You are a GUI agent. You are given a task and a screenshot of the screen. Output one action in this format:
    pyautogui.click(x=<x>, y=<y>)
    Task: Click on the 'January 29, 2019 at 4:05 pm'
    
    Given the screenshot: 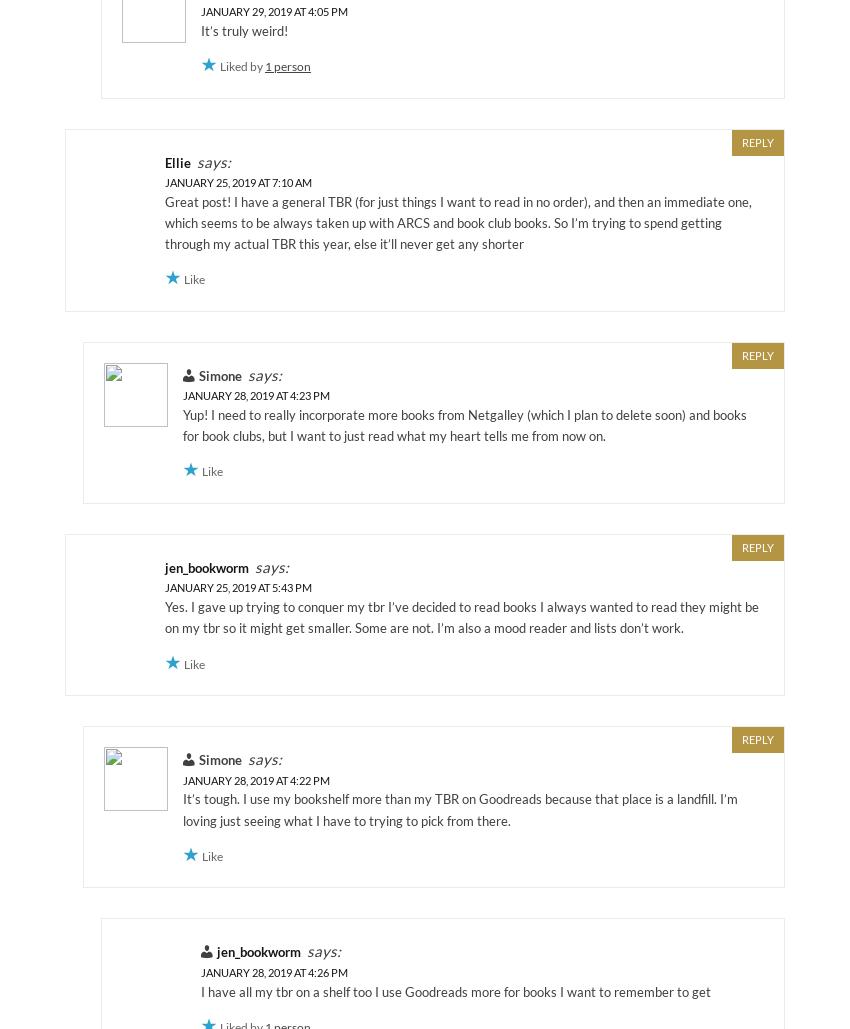 What is the action you would take?
    pyautogui.click(x=200, y=11)
    